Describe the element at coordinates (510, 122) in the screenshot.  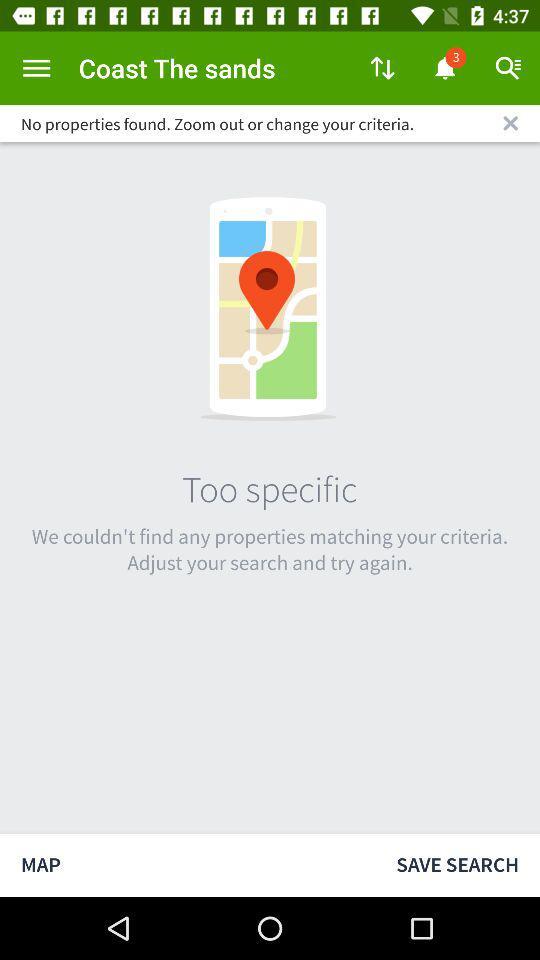
I see `the close icon` at that location.